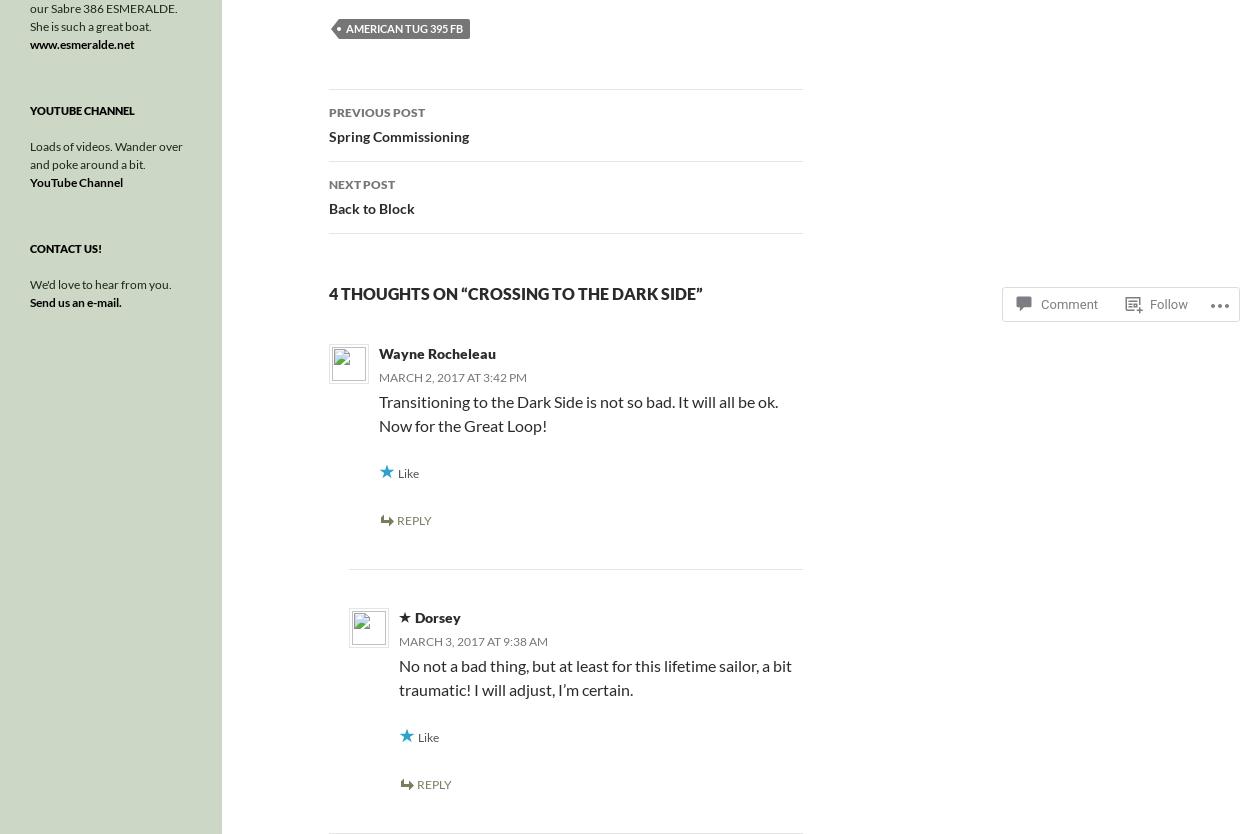 This screenshot has width=1250, height=834. Describe the element at coordinates (437, 616) in the screenshot. I see `'Dorsey'` at that location.